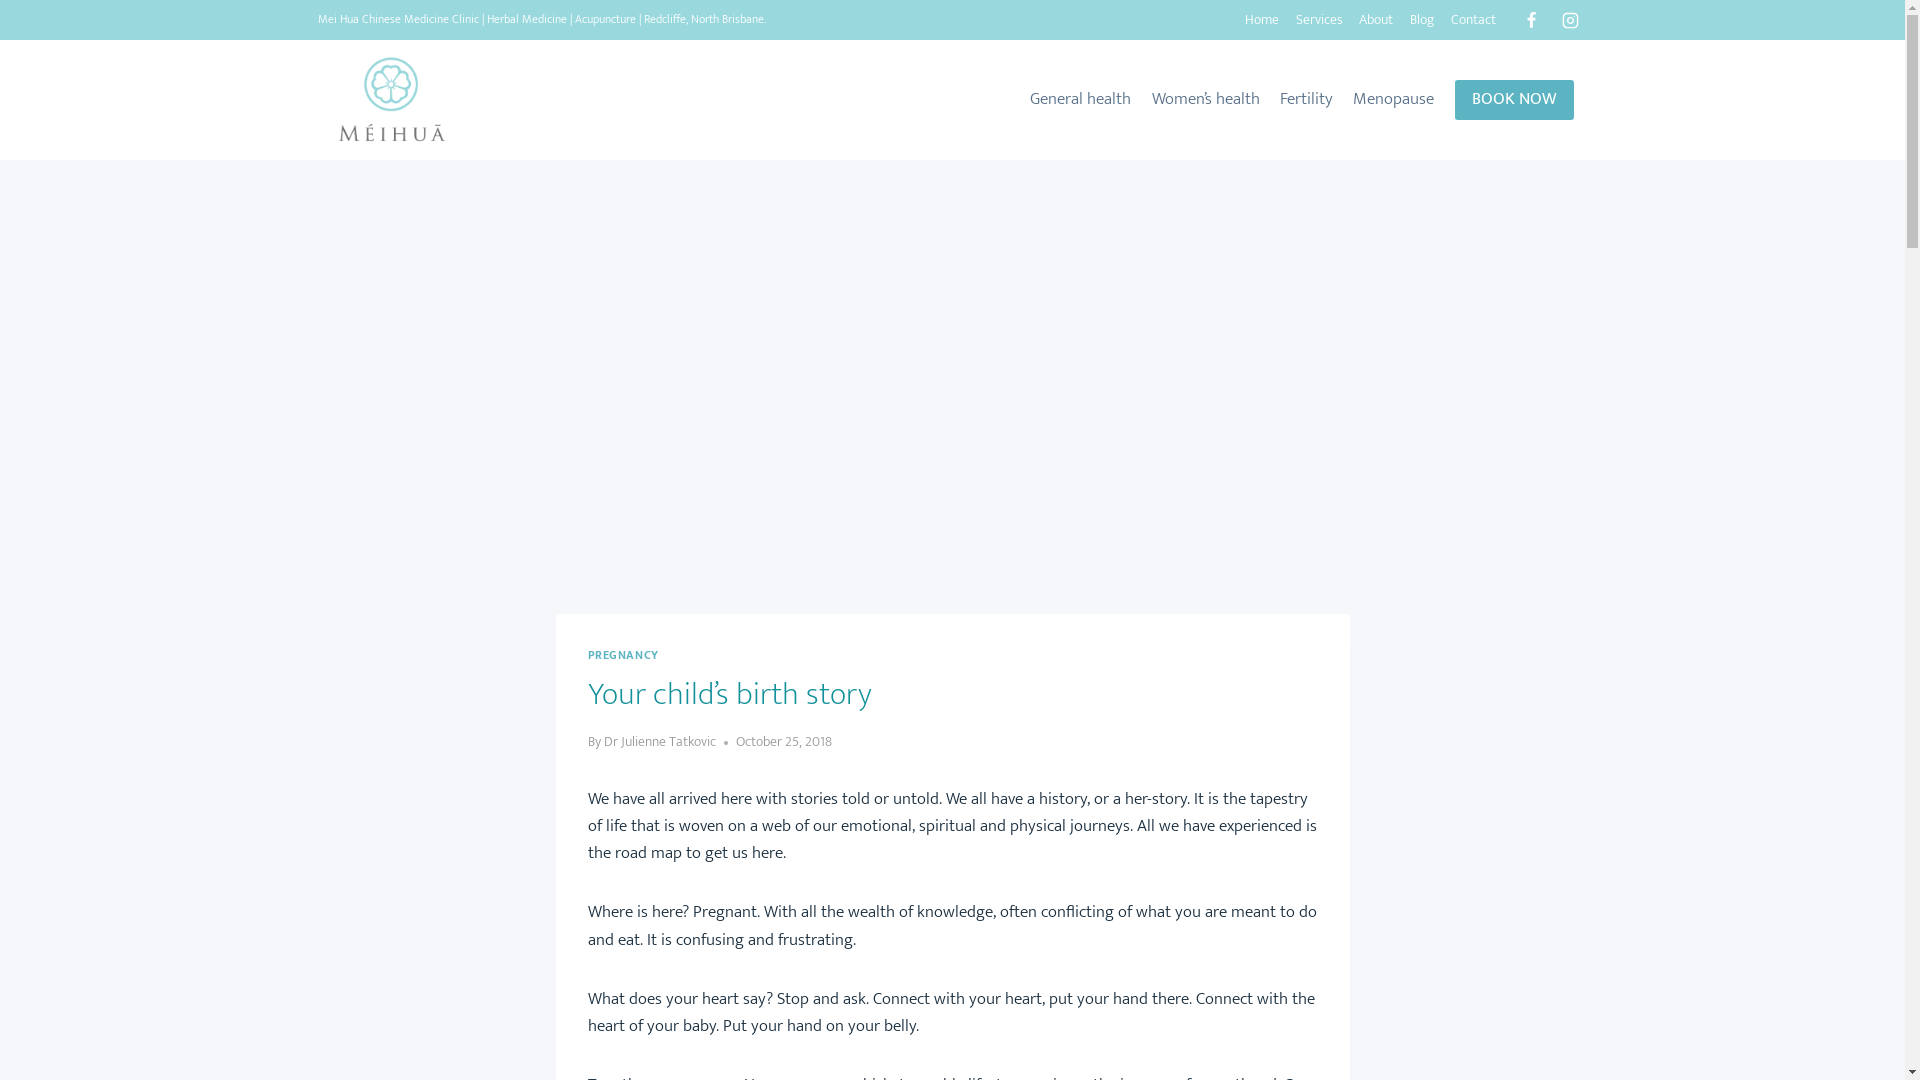 The height and width of the screenshot is (1080, 1920). I want to click on 'Blog', so click(1421, 20).